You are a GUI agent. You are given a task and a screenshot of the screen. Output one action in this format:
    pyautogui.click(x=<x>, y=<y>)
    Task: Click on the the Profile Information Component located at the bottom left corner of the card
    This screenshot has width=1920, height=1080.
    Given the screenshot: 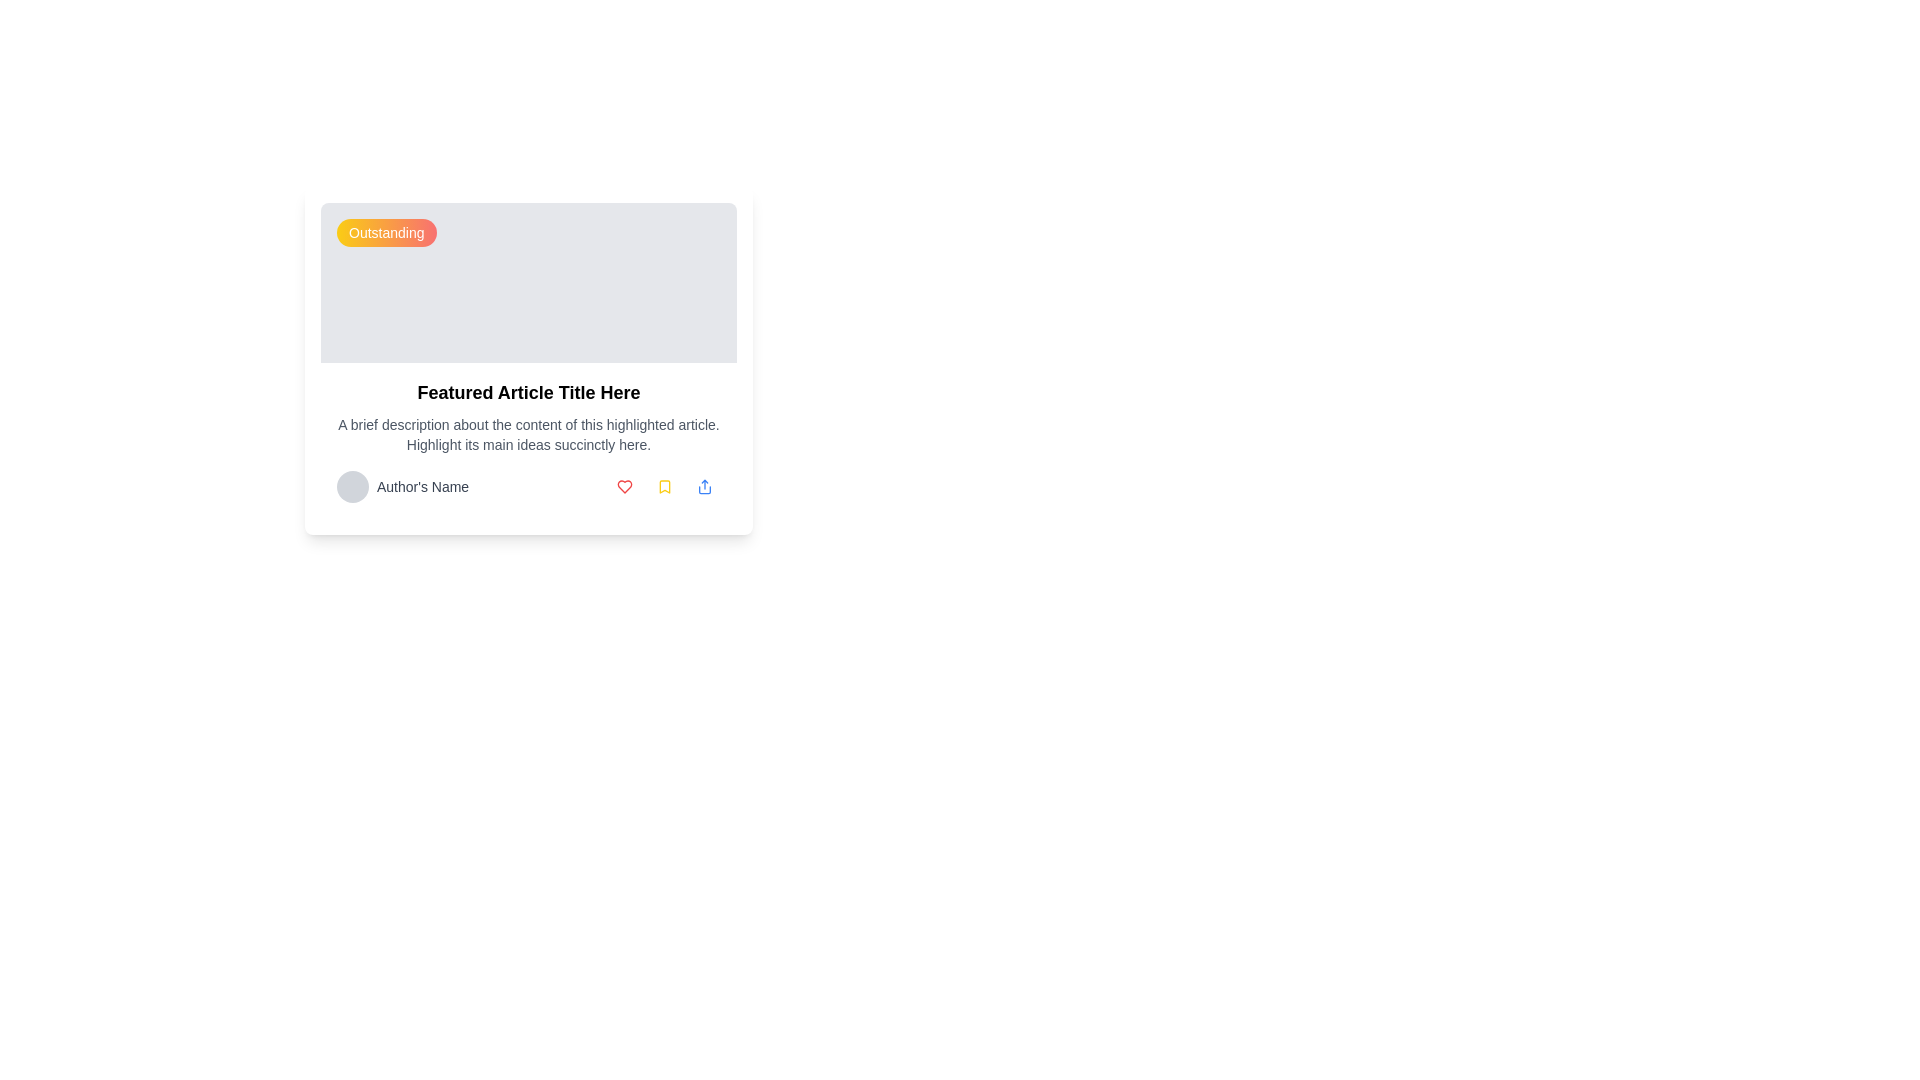 What is the action you would take?
    pyautogui.click(x=402, y=486)
    